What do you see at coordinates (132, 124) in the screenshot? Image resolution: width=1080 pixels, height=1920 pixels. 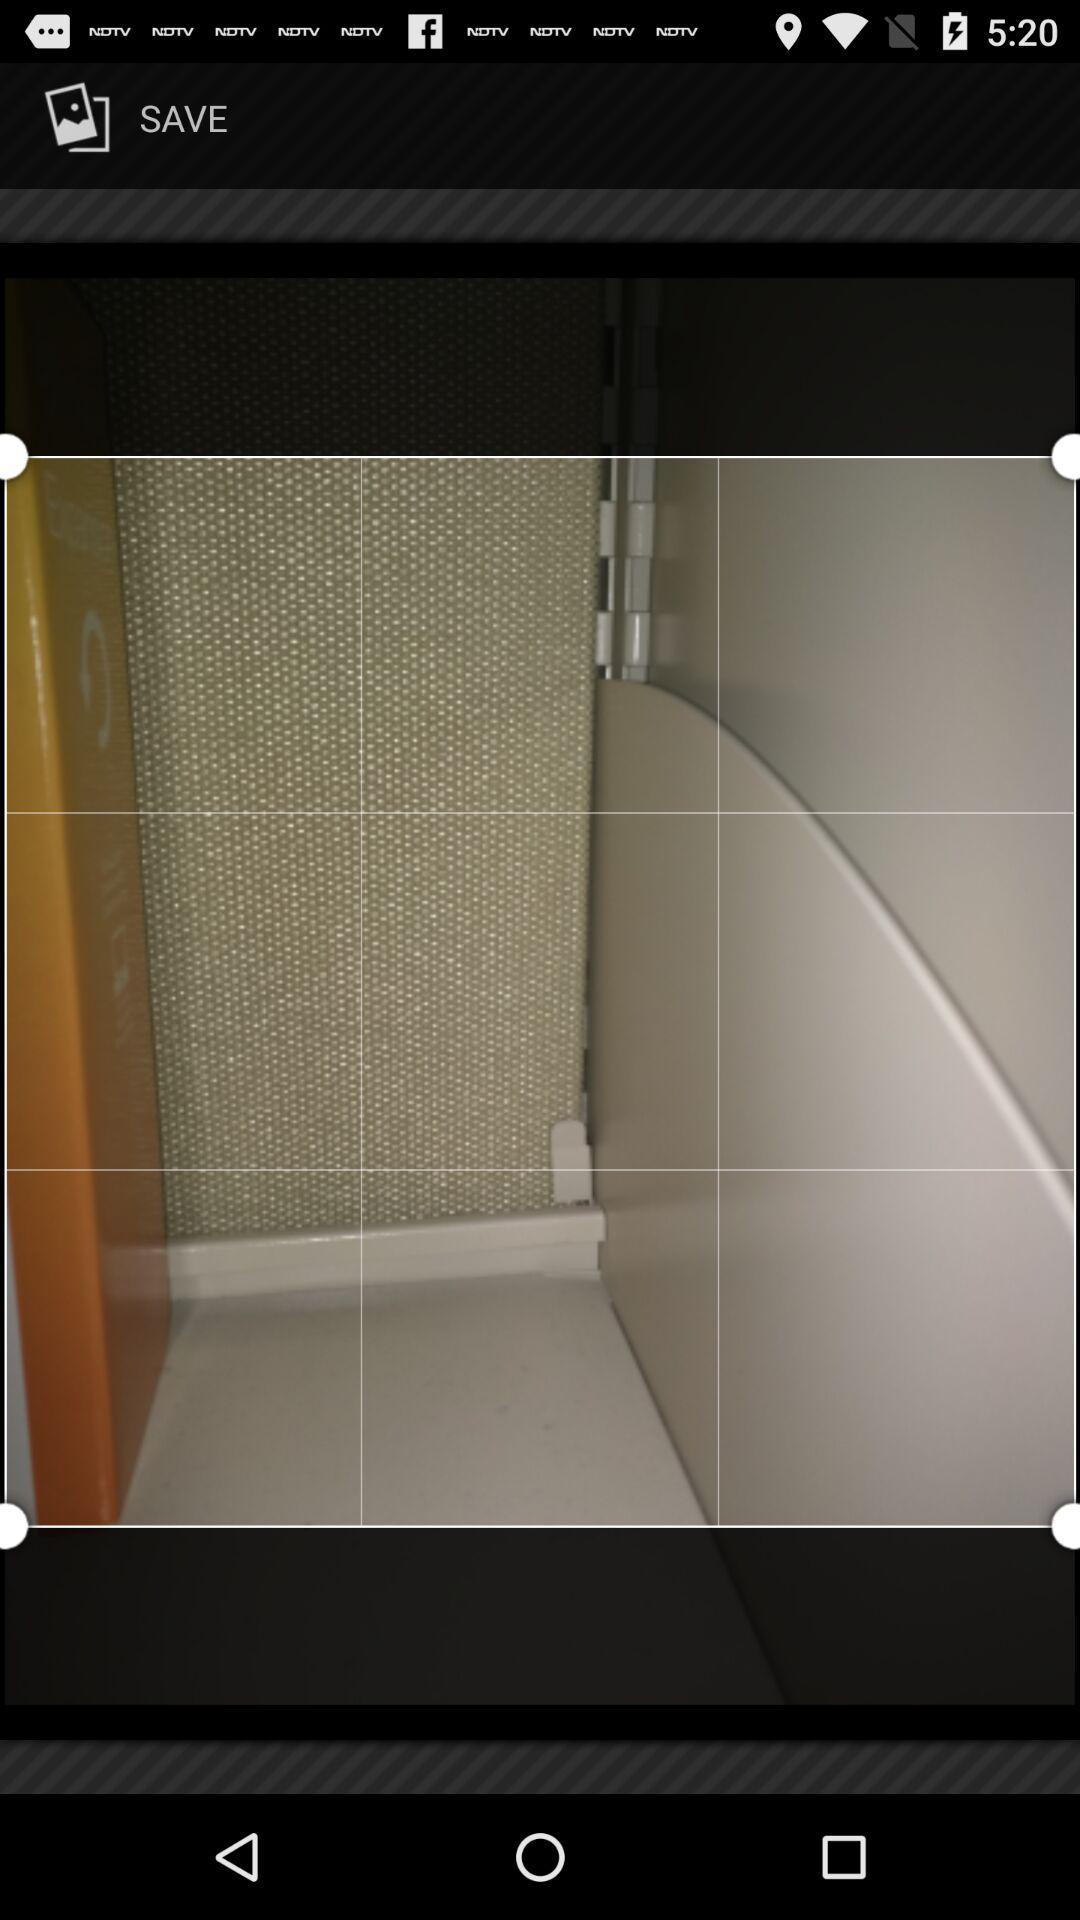 I see `the item at the top left corner` at bounding box center [132, 124].